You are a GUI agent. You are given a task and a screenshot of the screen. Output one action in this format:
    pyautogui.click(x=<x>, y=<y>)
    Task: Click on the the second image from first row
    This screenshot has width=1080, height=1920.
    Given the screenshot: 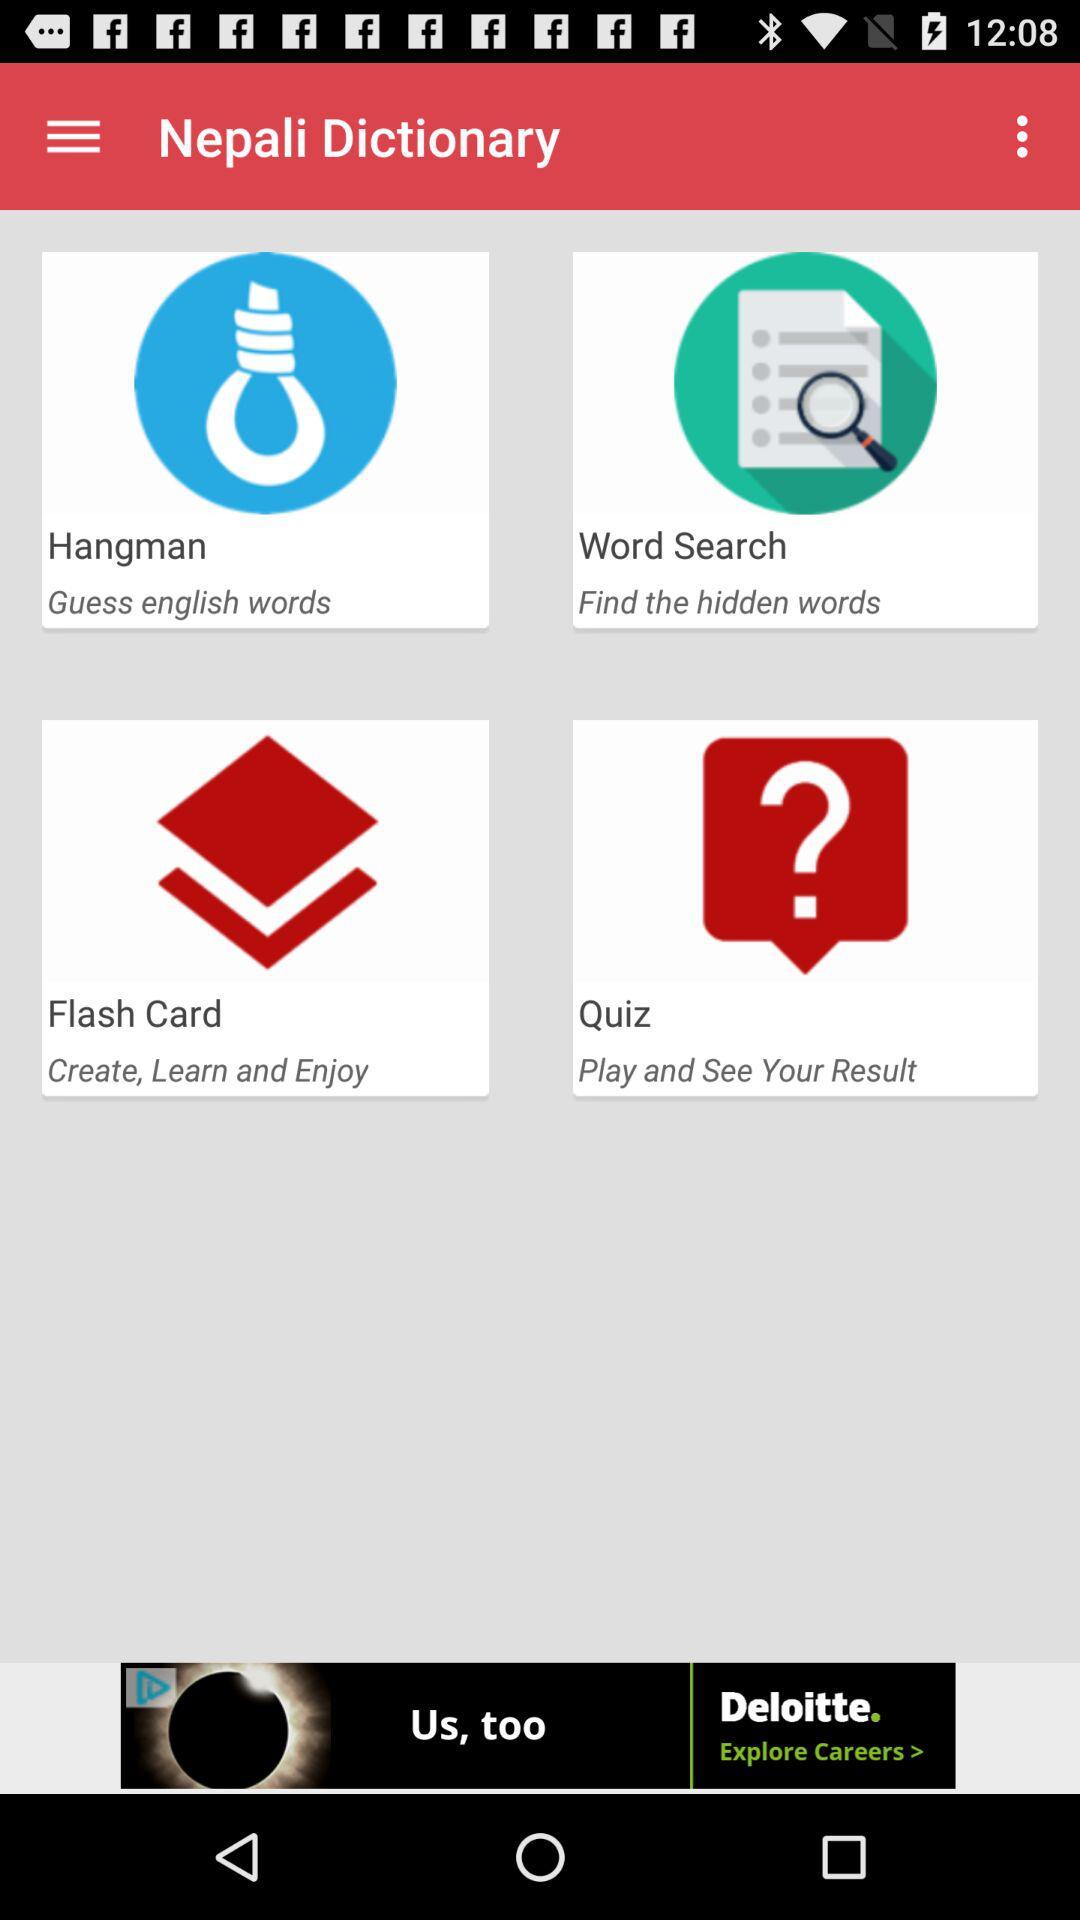 What is the action you would take?
    pyautogui.click(x=804, y=383)
    